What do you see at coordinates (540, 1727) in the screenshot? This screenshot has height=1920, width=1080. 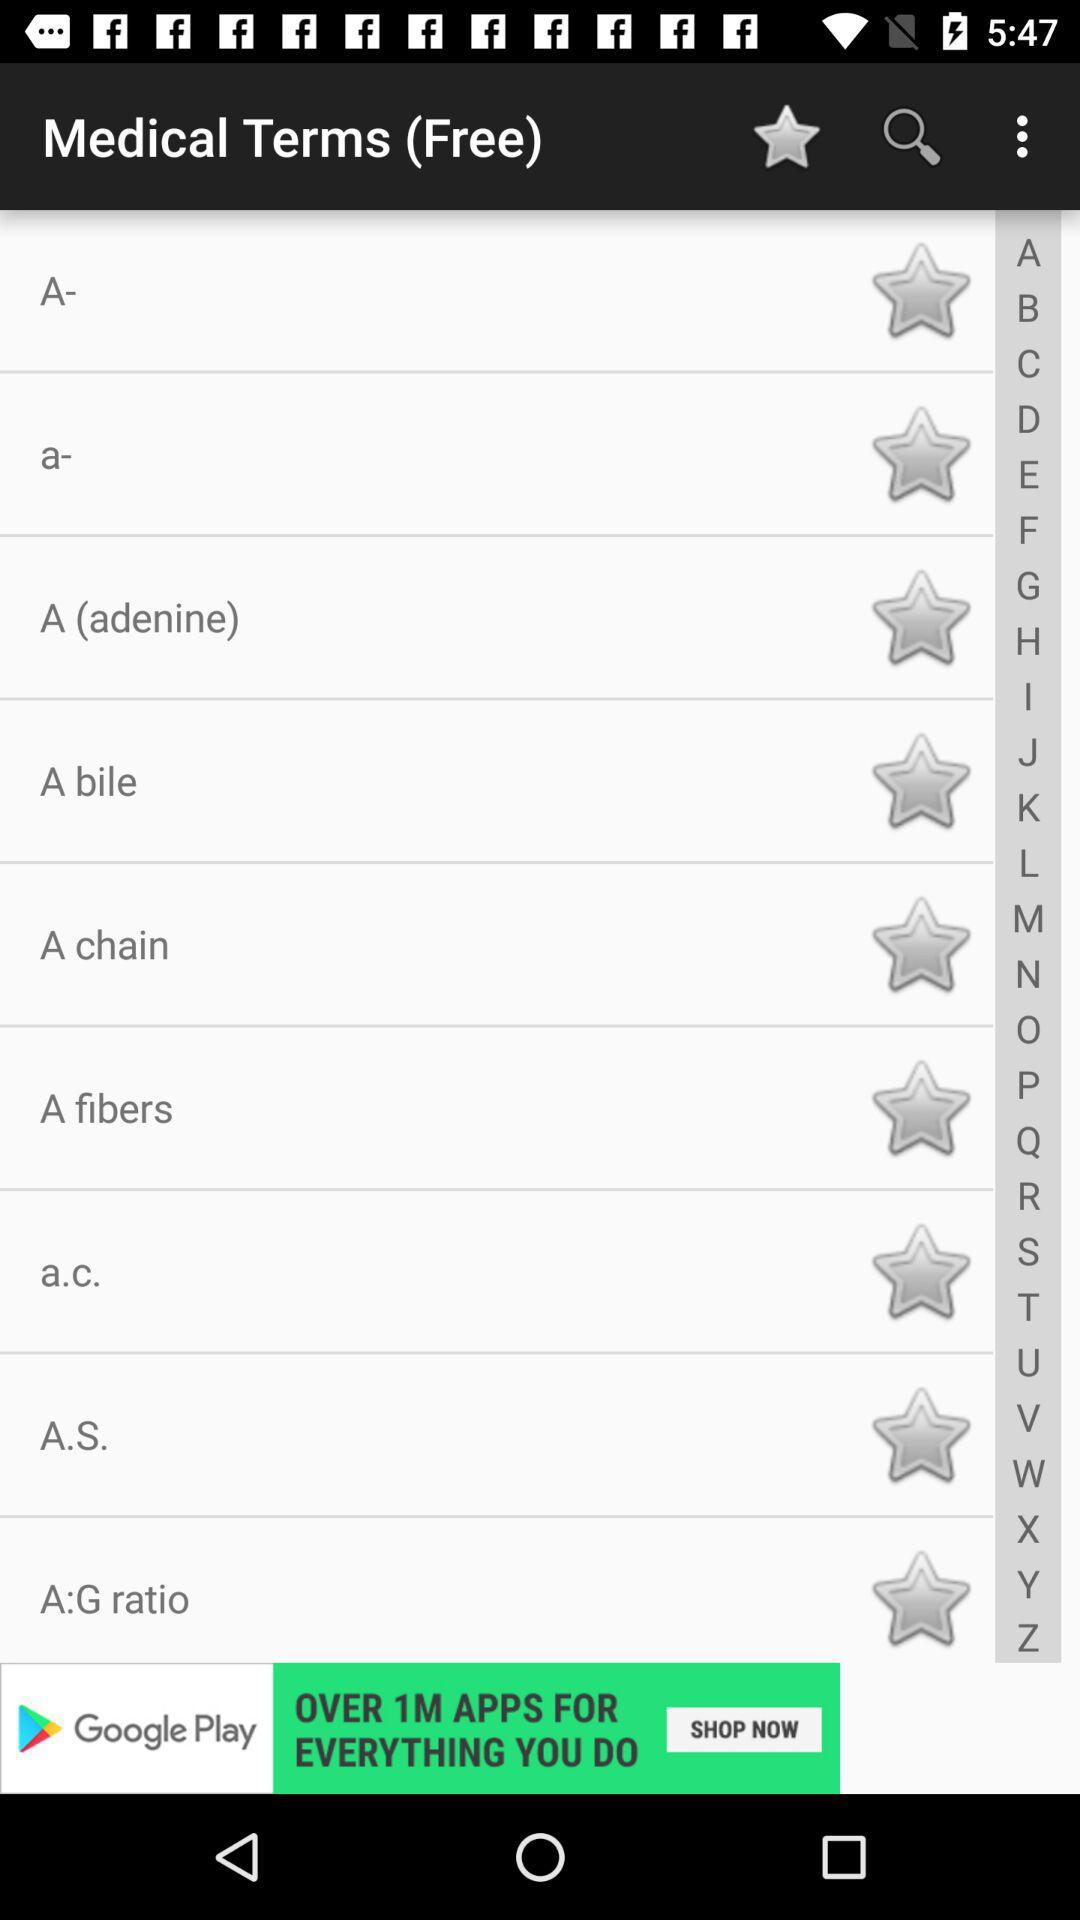 I see `advertising` at bounding box center [540, 1727].